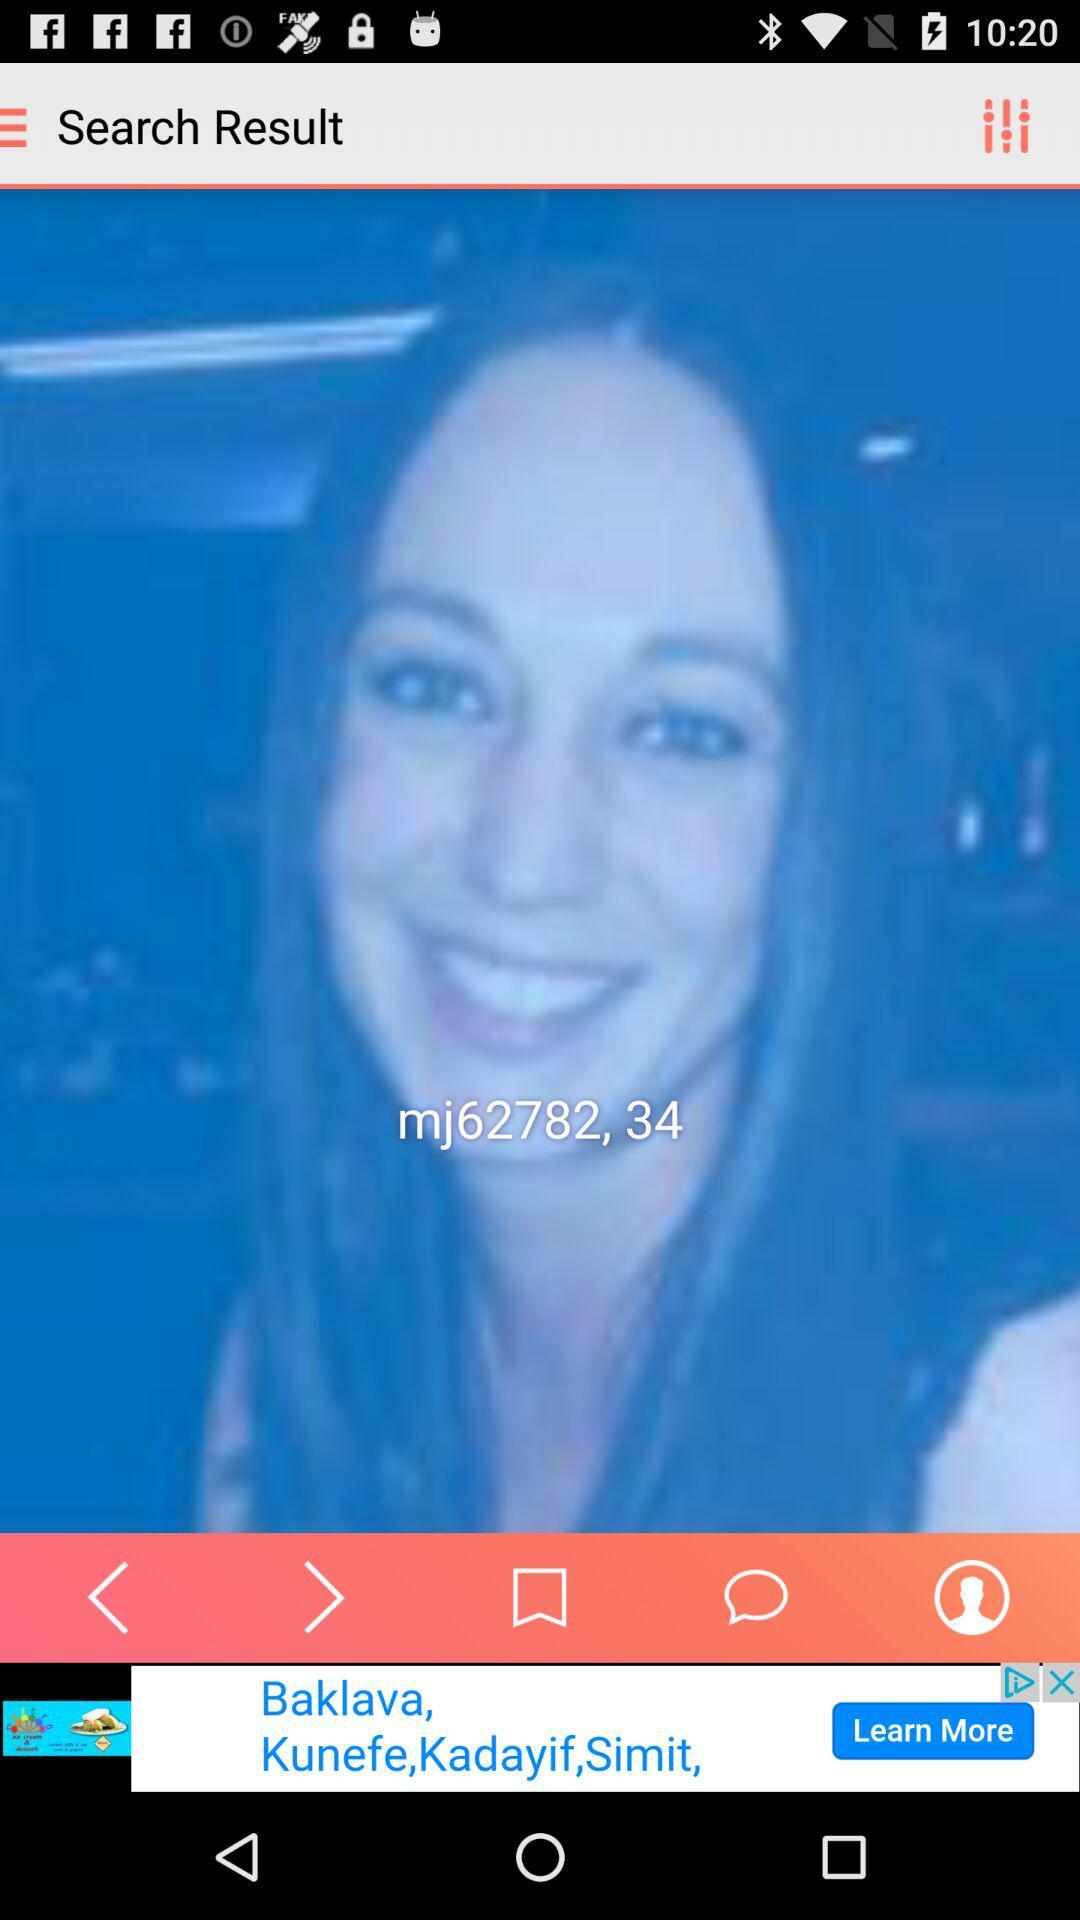 Image resolution: width=1080 pixels, height=1920 pixels. Describe the element at coordinates (971, 1596) in the screenshot. I see `users` at that location.